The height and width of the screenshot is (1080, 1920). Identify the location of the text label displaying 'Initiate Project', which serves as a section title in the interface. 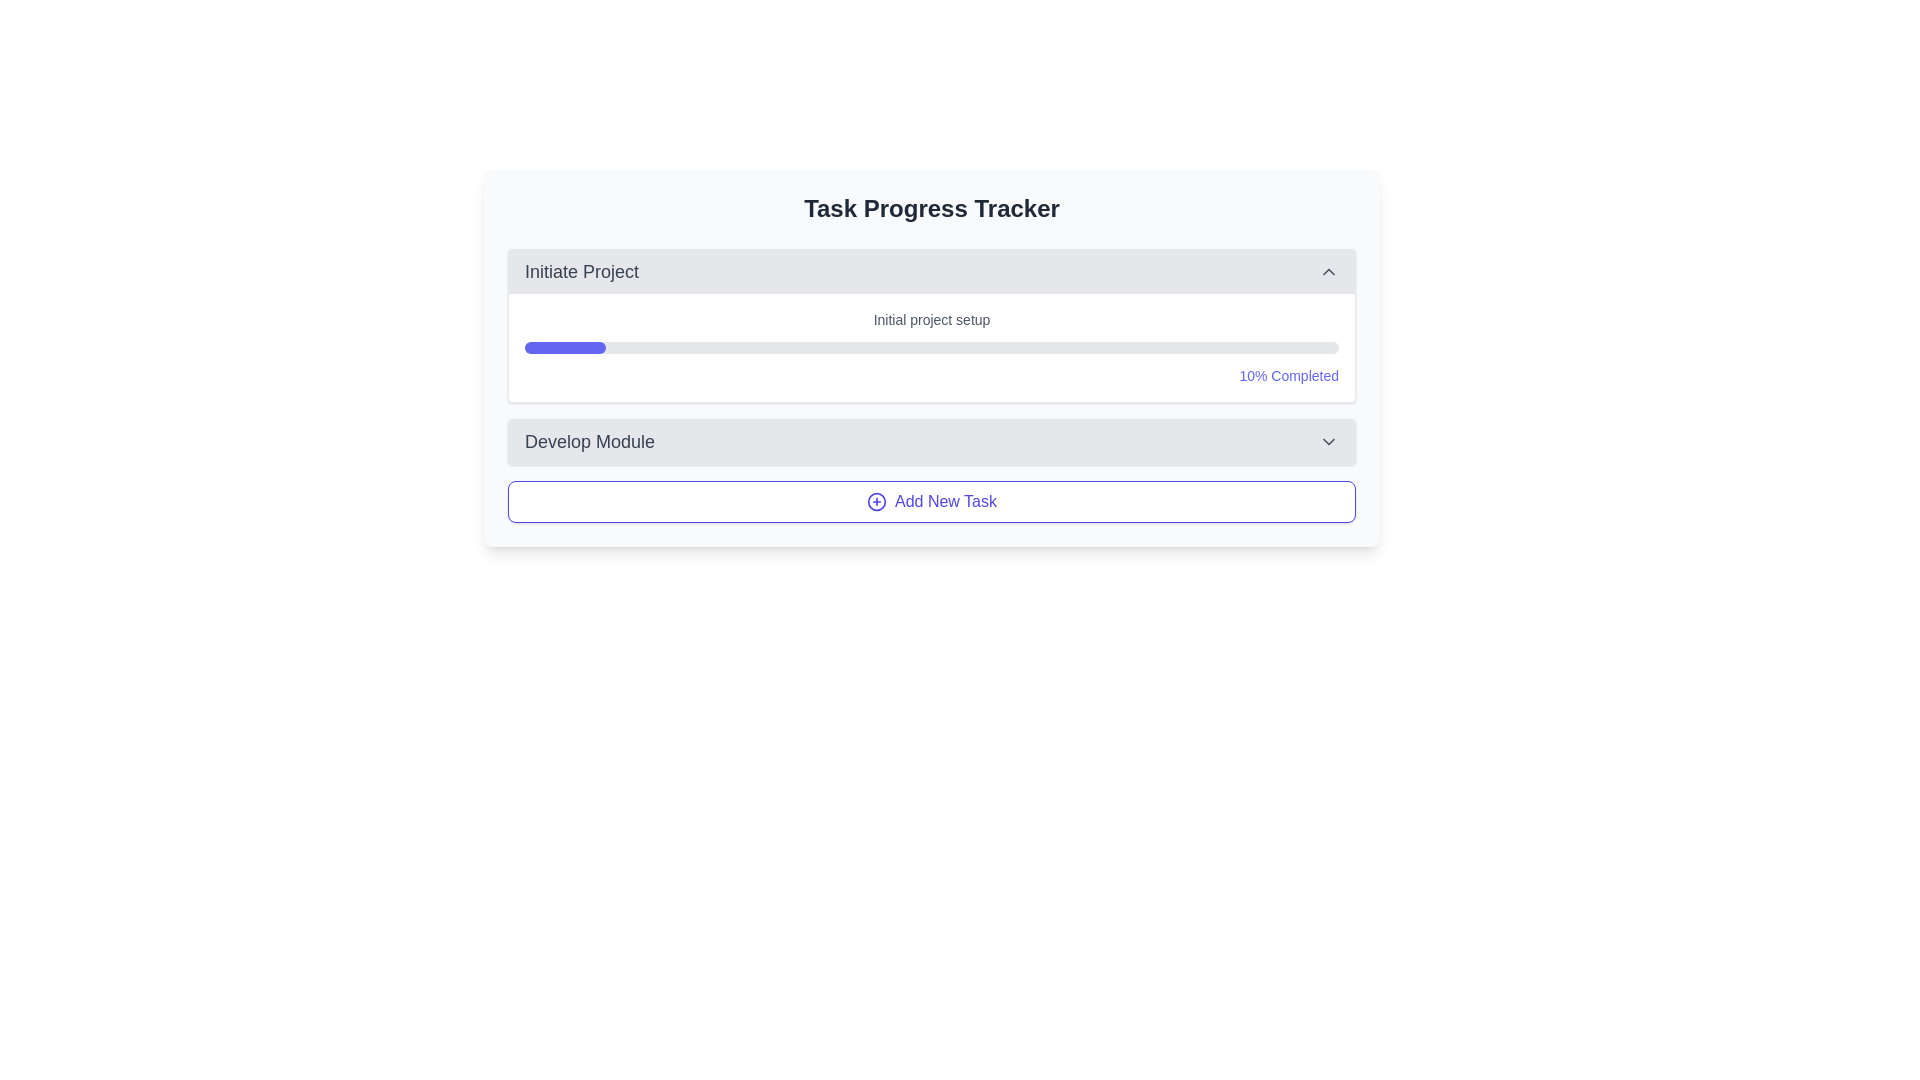
(580, 272).